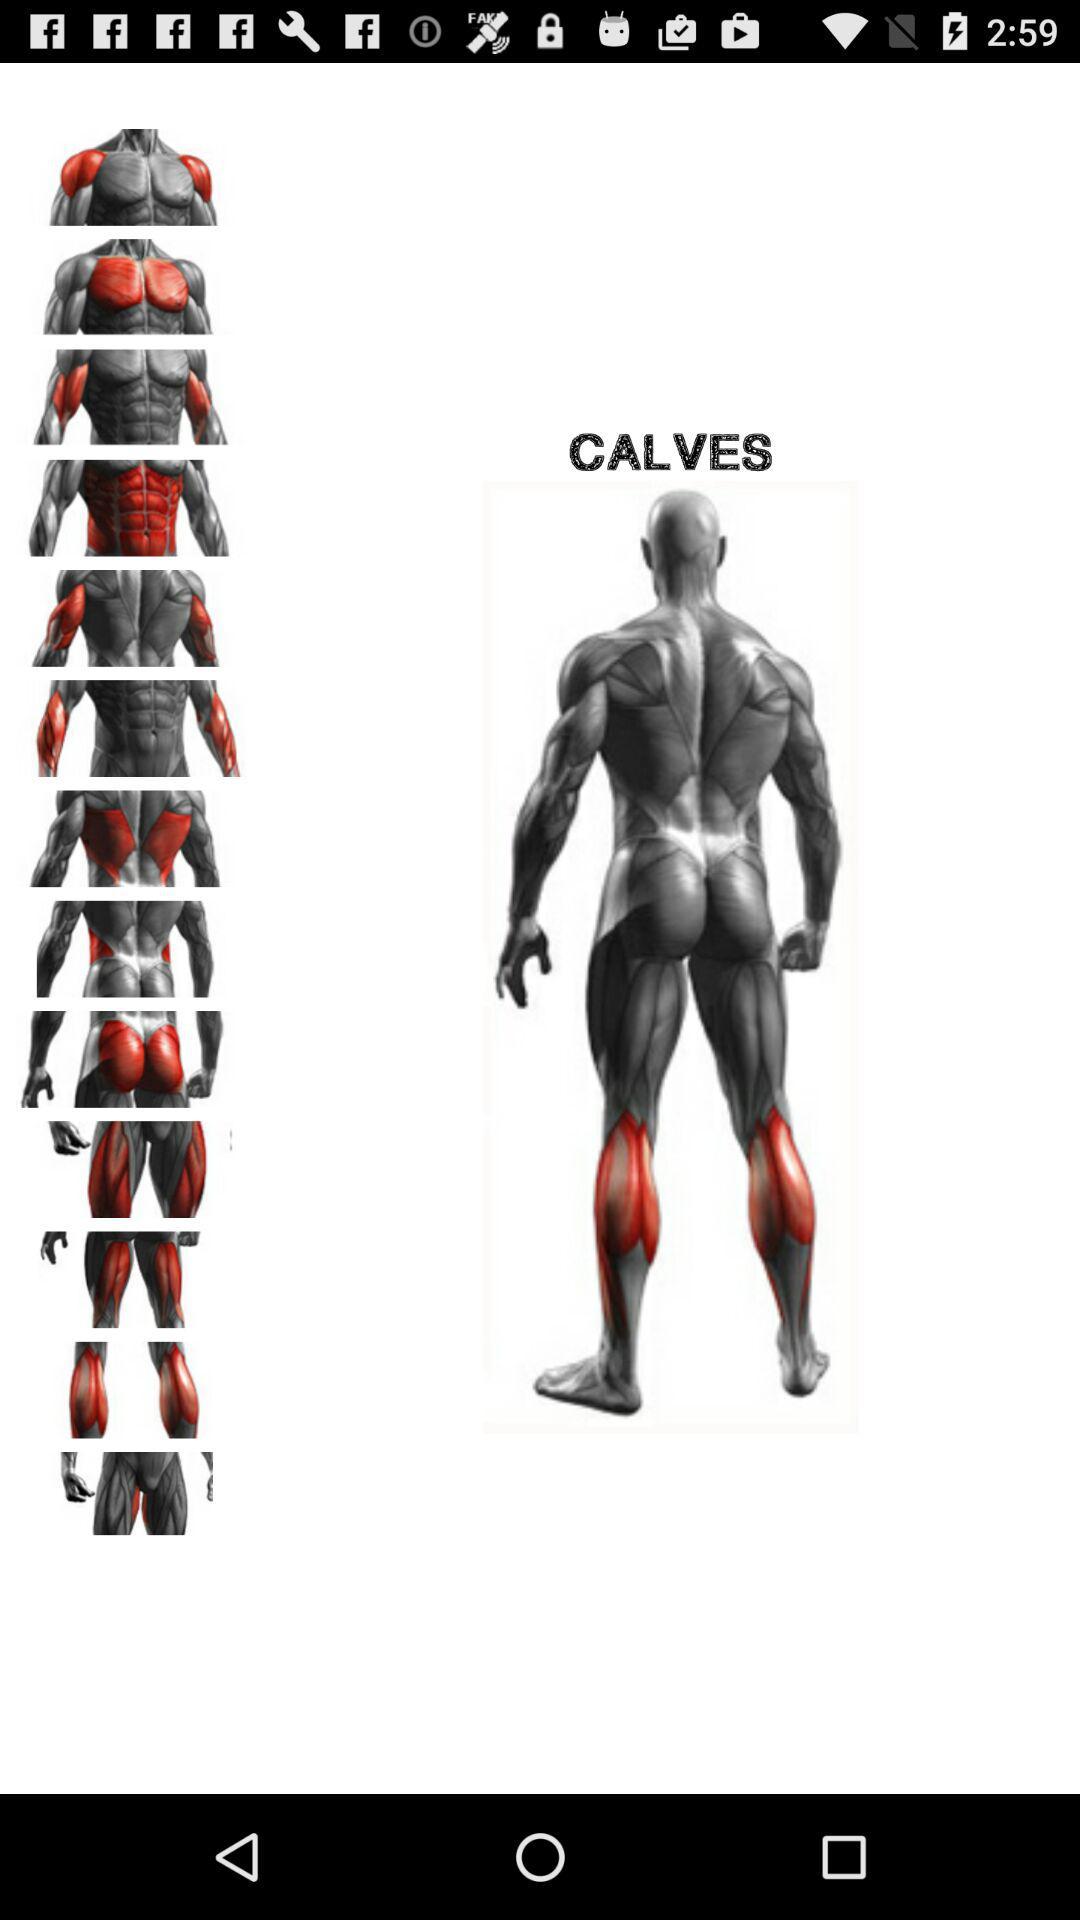 The width and height of the screenshot is (1080, 1920). I want to click on choose option, so click(131, 1162).